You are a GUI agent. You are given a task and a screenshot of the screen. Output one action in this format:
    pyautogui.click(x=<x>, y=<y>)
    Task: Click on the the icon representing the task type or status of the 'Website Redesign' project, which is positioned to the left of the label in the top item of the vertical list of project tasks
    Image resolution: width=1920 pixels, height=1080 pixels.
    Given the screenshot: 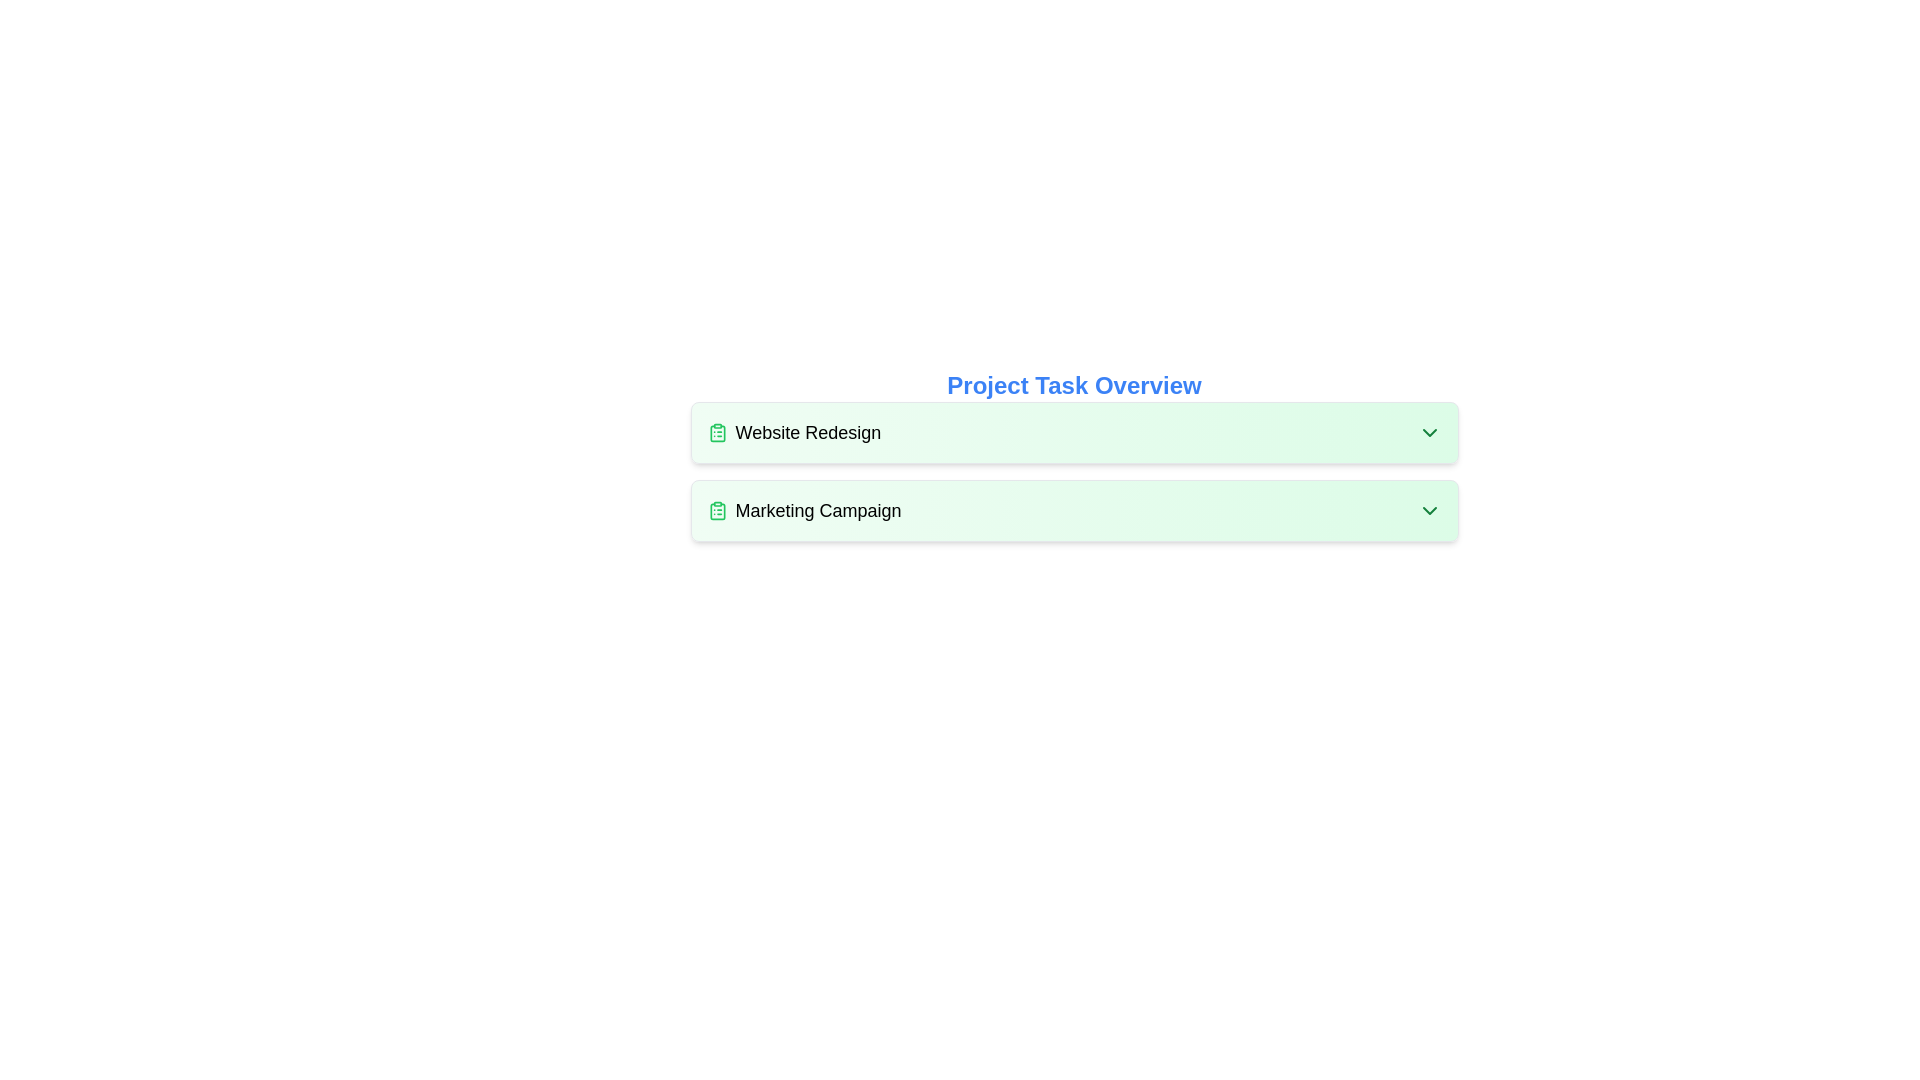 What is the action you would take?
    pyautogui.click(x=717, y=431)
    